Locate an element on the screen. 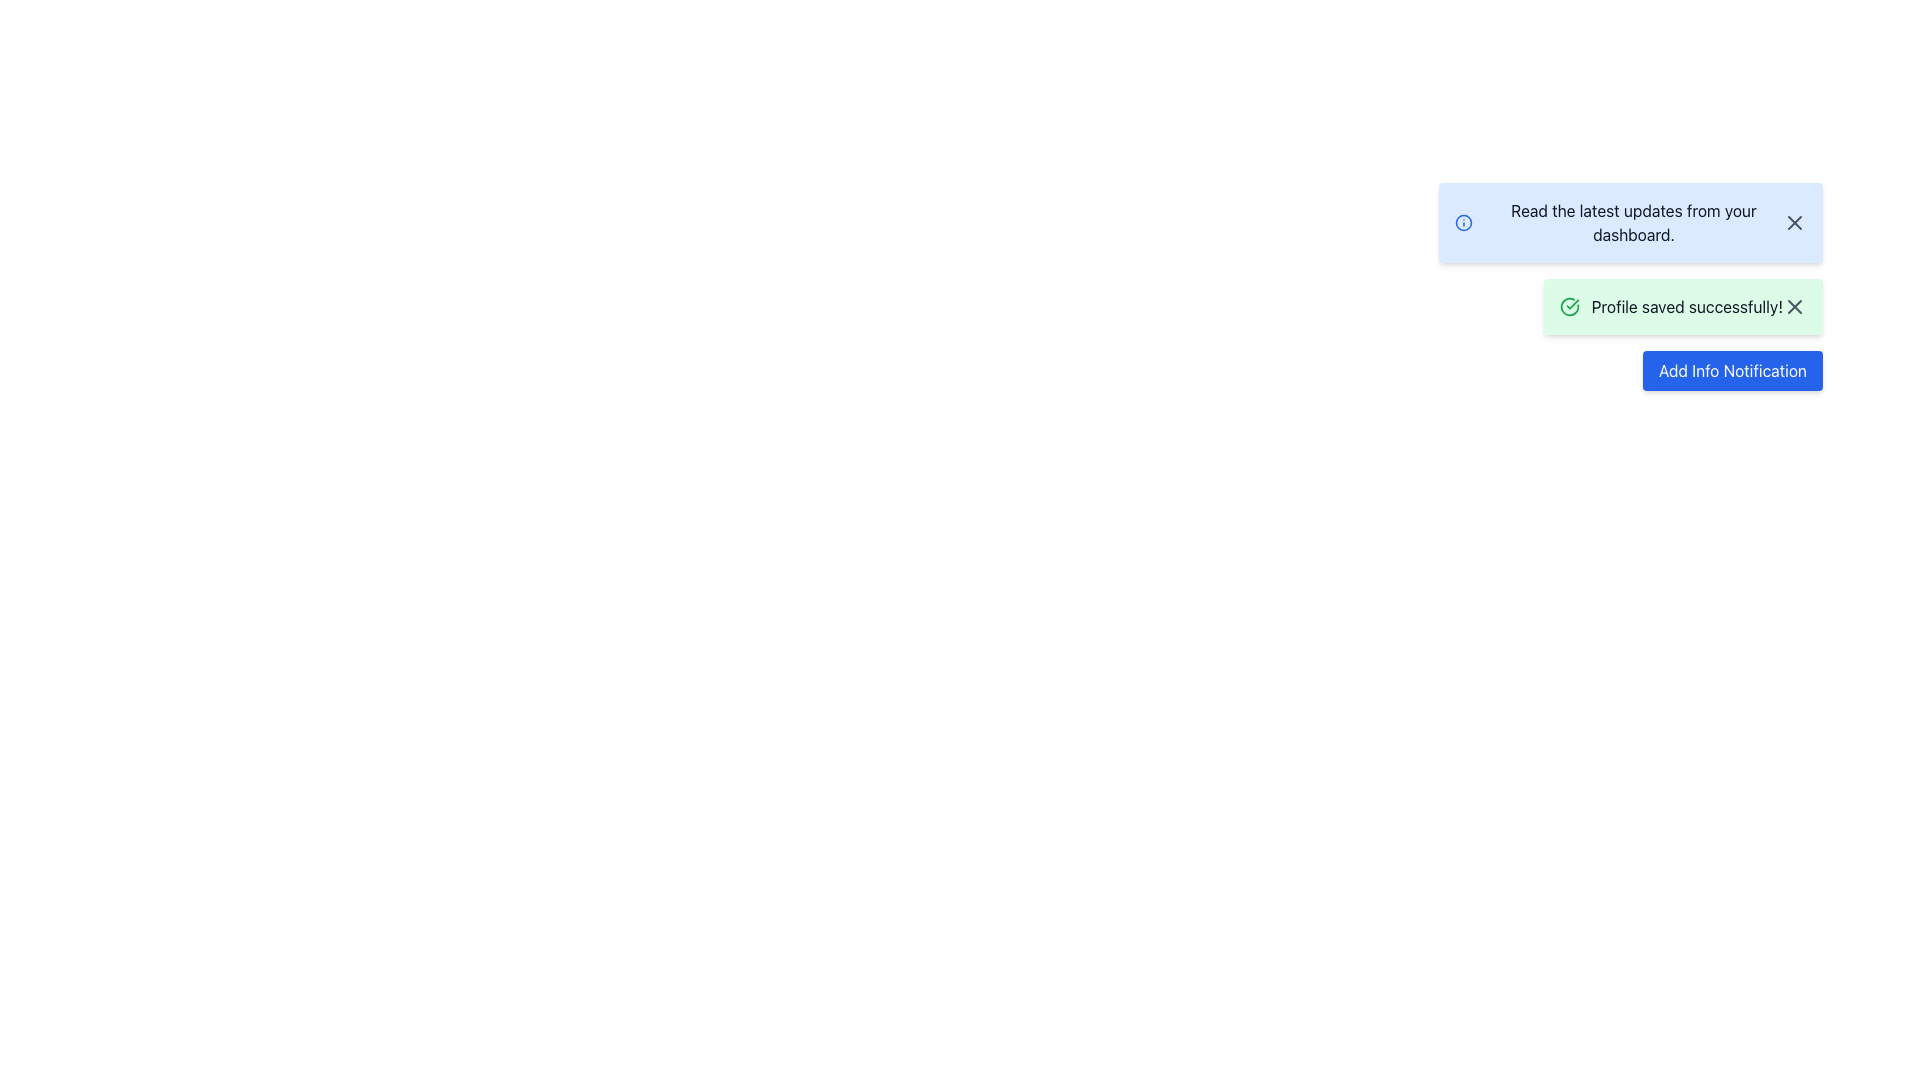  the circular icon with a green outline and a green checkmark inside, located to the left of the message text 'Profile saved successfully!' is located at coordinates (1568, 307).